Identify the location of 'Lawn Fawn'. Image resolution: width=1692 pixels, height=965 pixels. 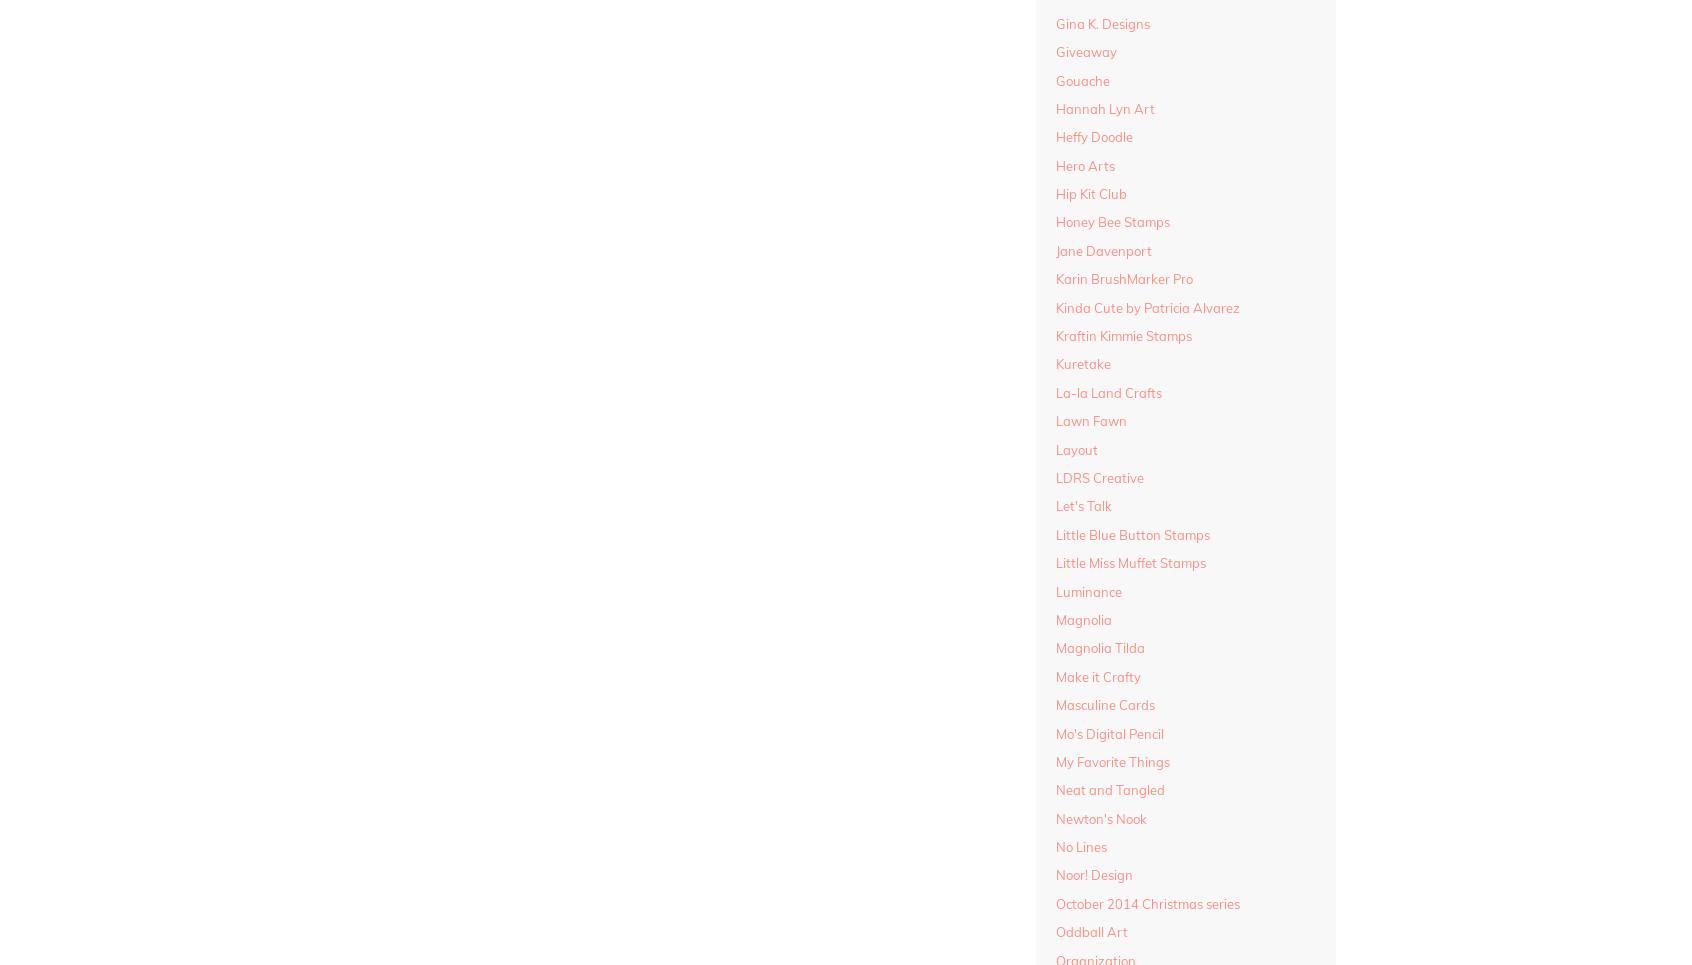
(1053, 421).